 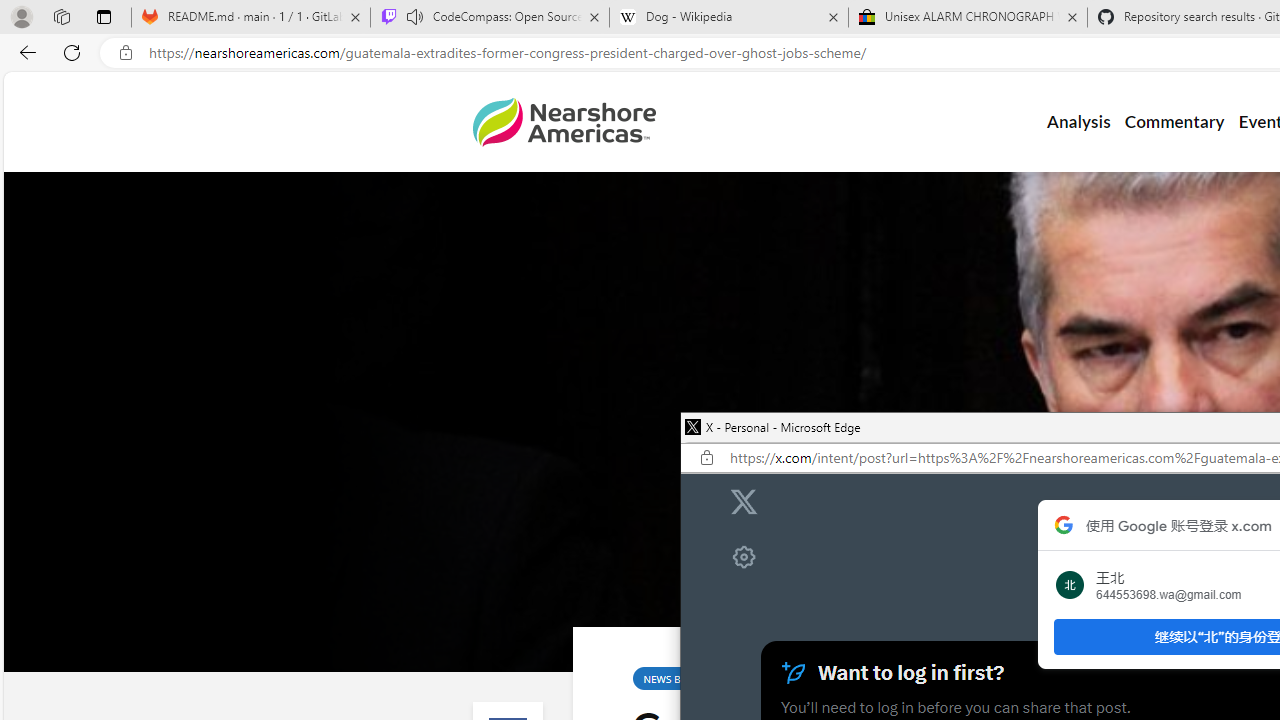 I want to click on 'Nearshore Americas', so click(x=562, y=122).